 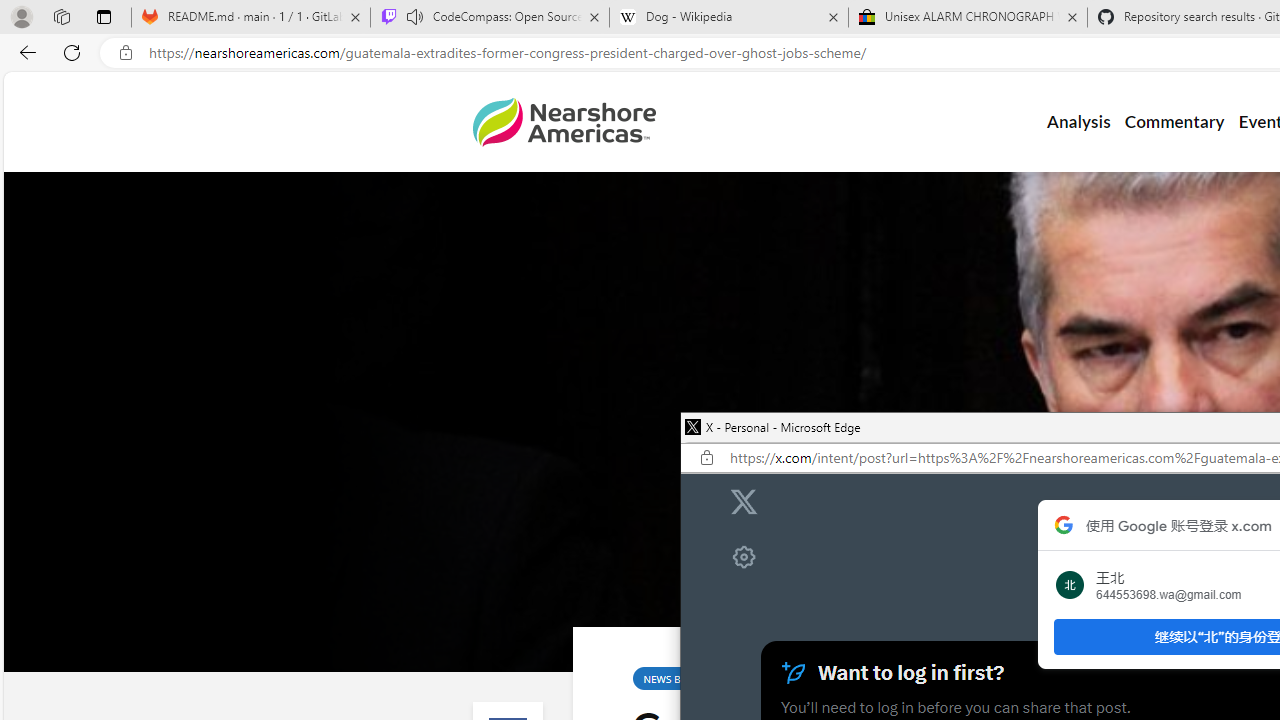 I want to click on 'Nearshore Americas', so click(x=562, y=122).